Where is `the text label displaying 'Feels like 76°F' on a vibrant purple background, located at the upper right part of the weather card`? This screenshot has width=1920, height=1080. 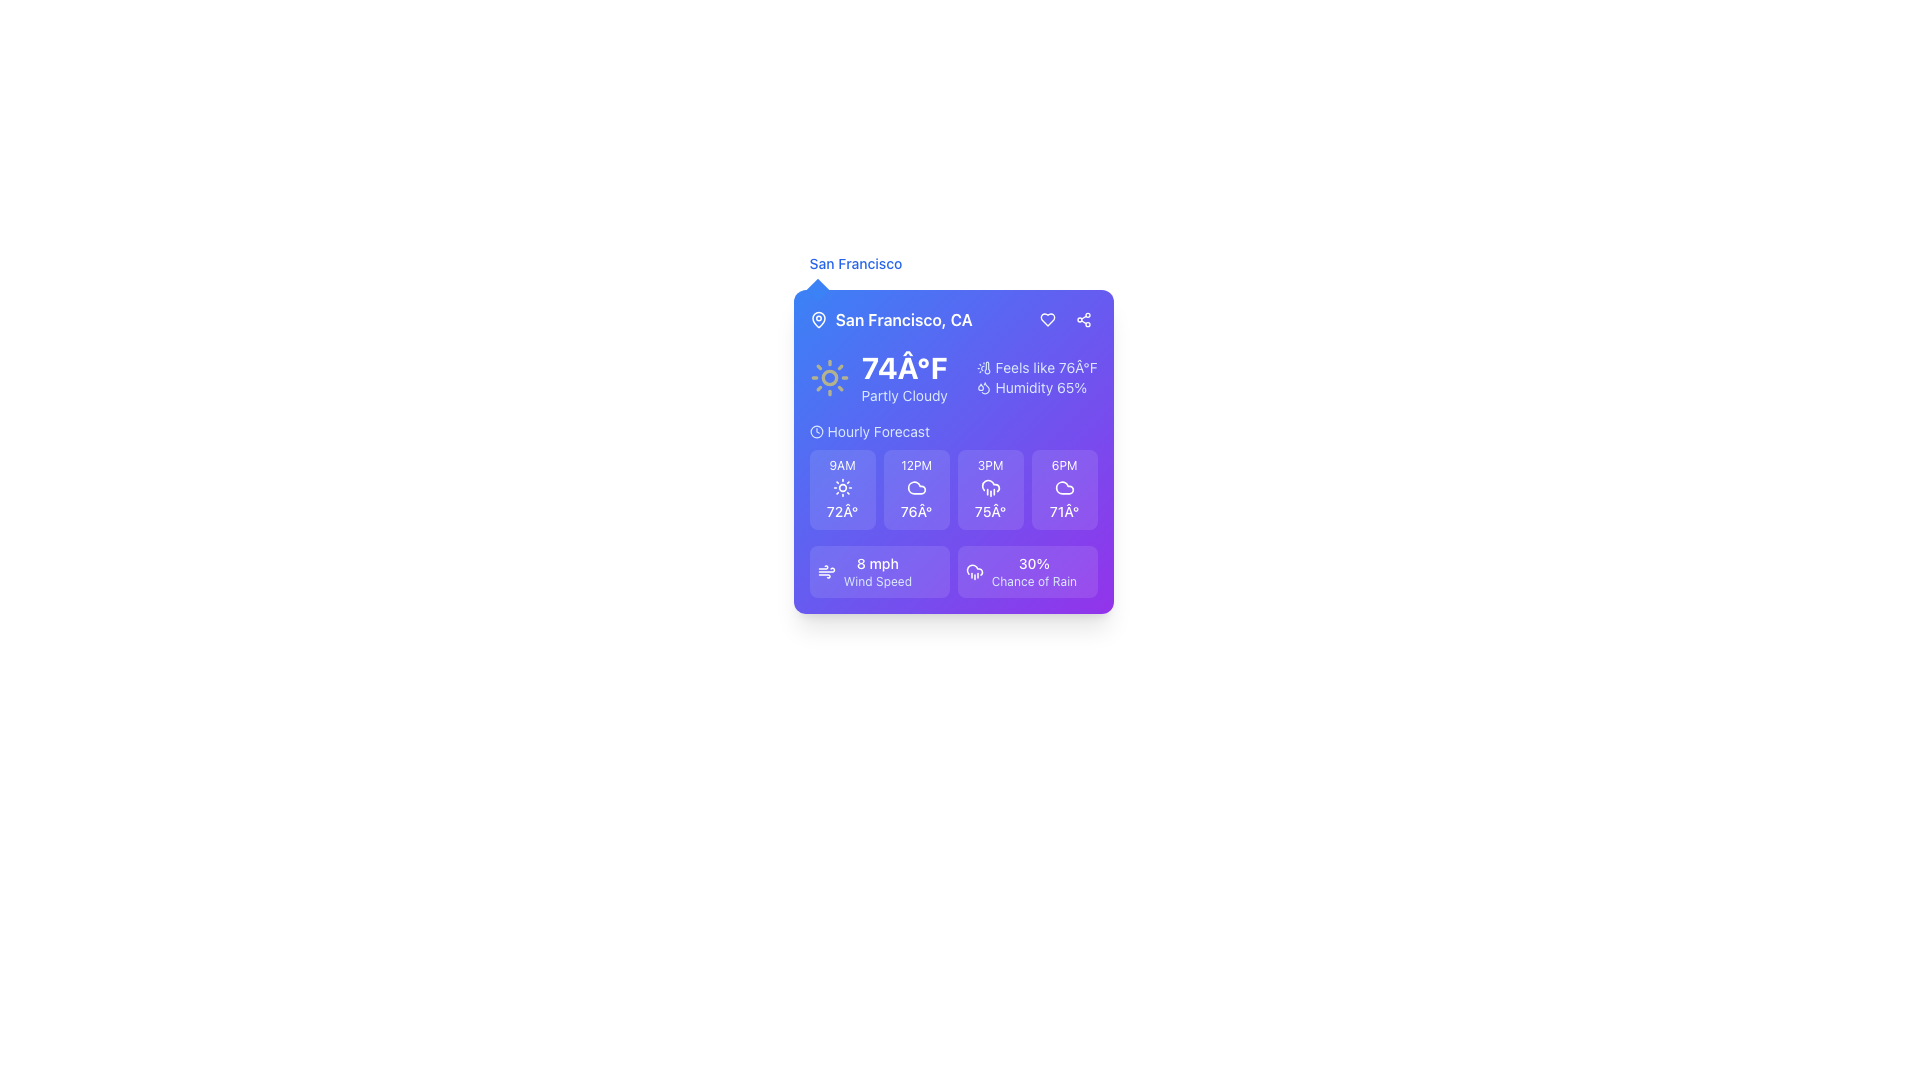
the text label displaying 'Feels like 76°F' on a vibrant purple background, located at the upper right part of the weather card is located at coordinates (1045, 367).